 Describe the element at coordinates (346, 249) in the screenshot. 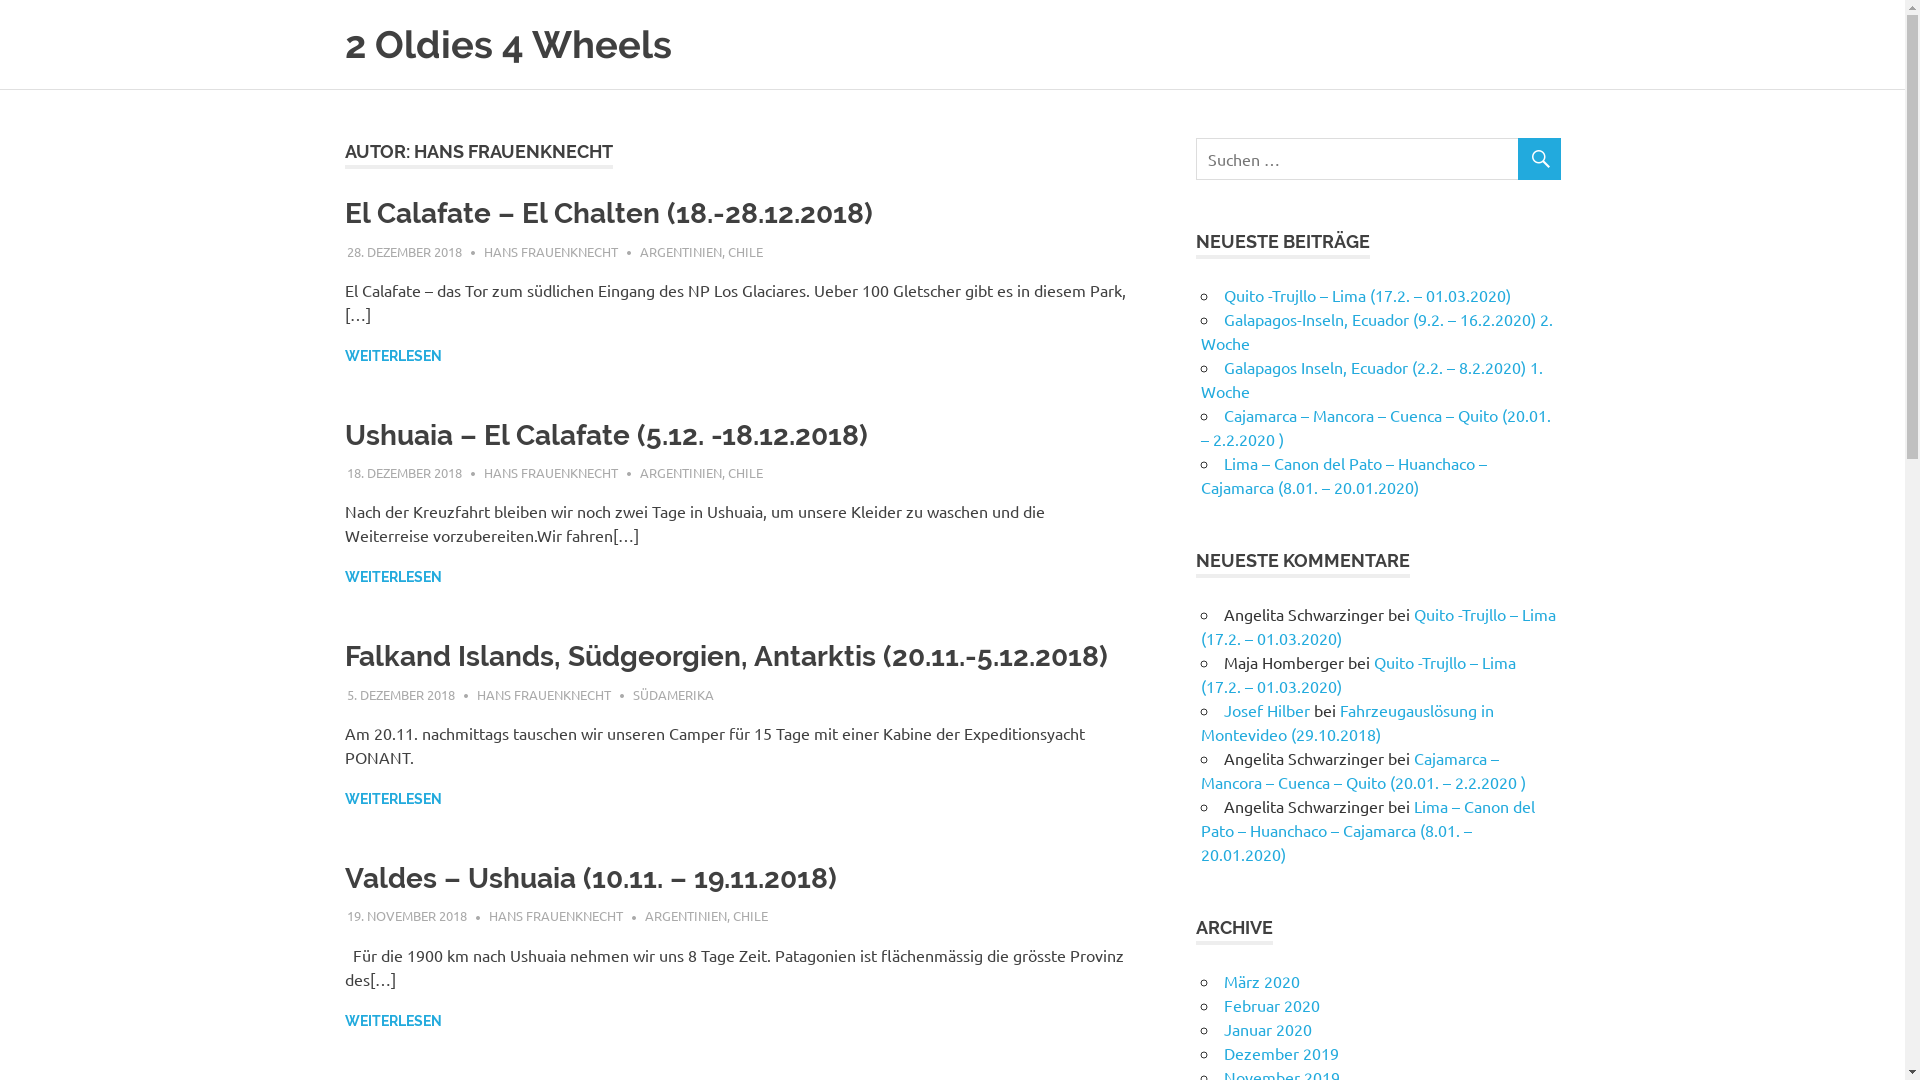

I see `'28. DEZEMBER 2018'` at that location.